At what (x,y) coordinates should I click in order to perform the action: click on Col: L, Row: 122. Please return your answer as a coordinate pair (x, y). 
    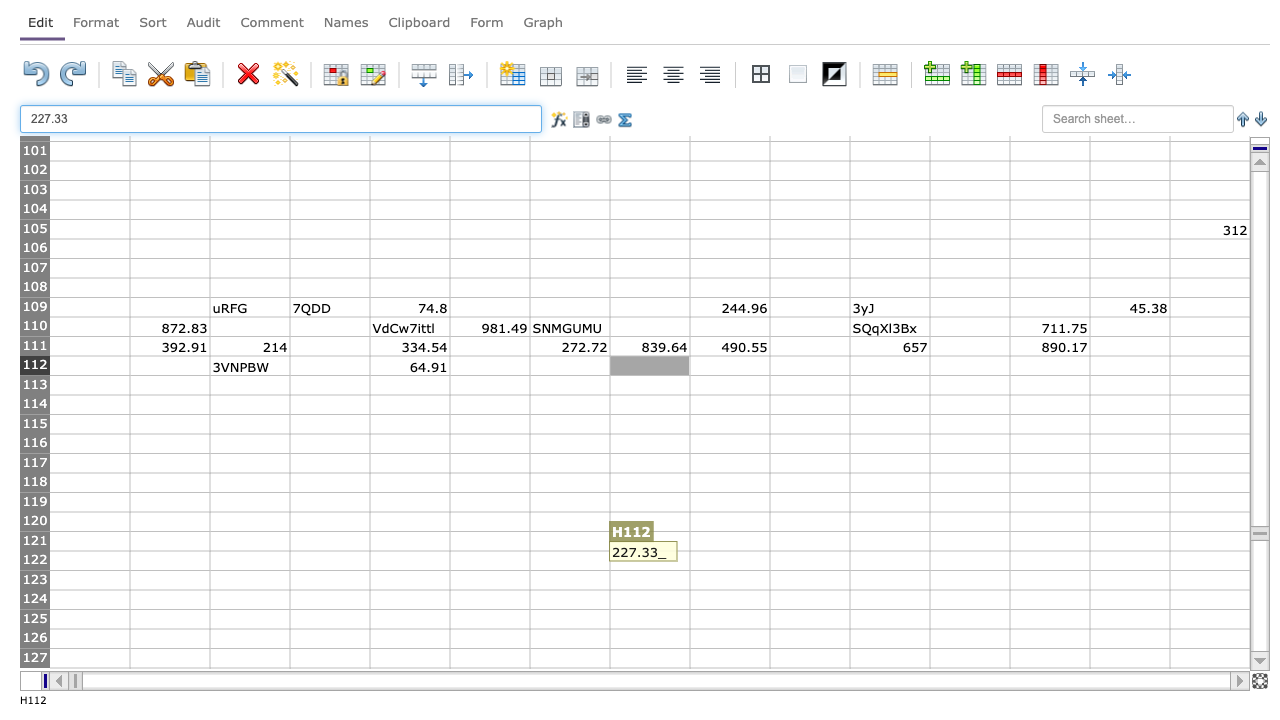
    Looking at the image, I should click on (969, 560).